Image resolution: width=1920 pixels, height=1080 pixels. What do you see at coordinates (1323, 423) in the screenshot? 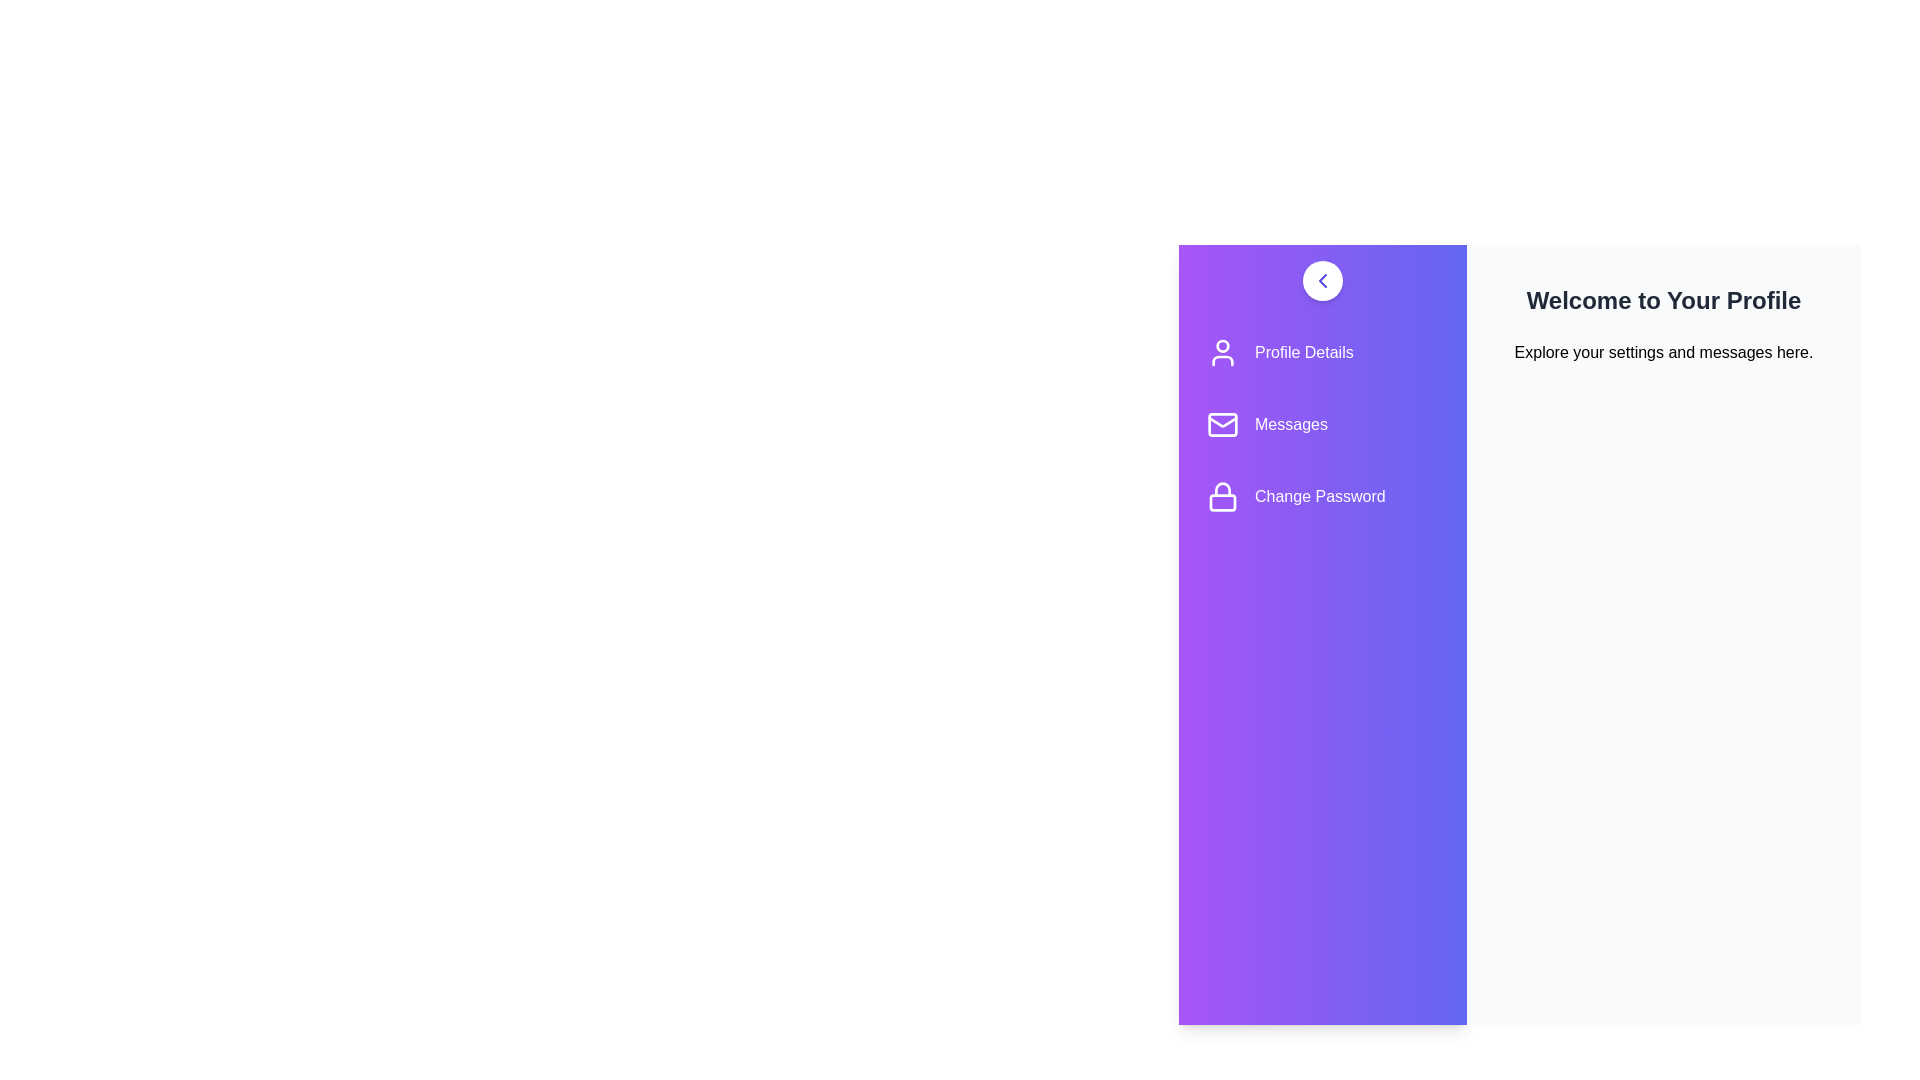
I see `the menu item Messages to observe the visual effect` at bounding box center [1323, 423].